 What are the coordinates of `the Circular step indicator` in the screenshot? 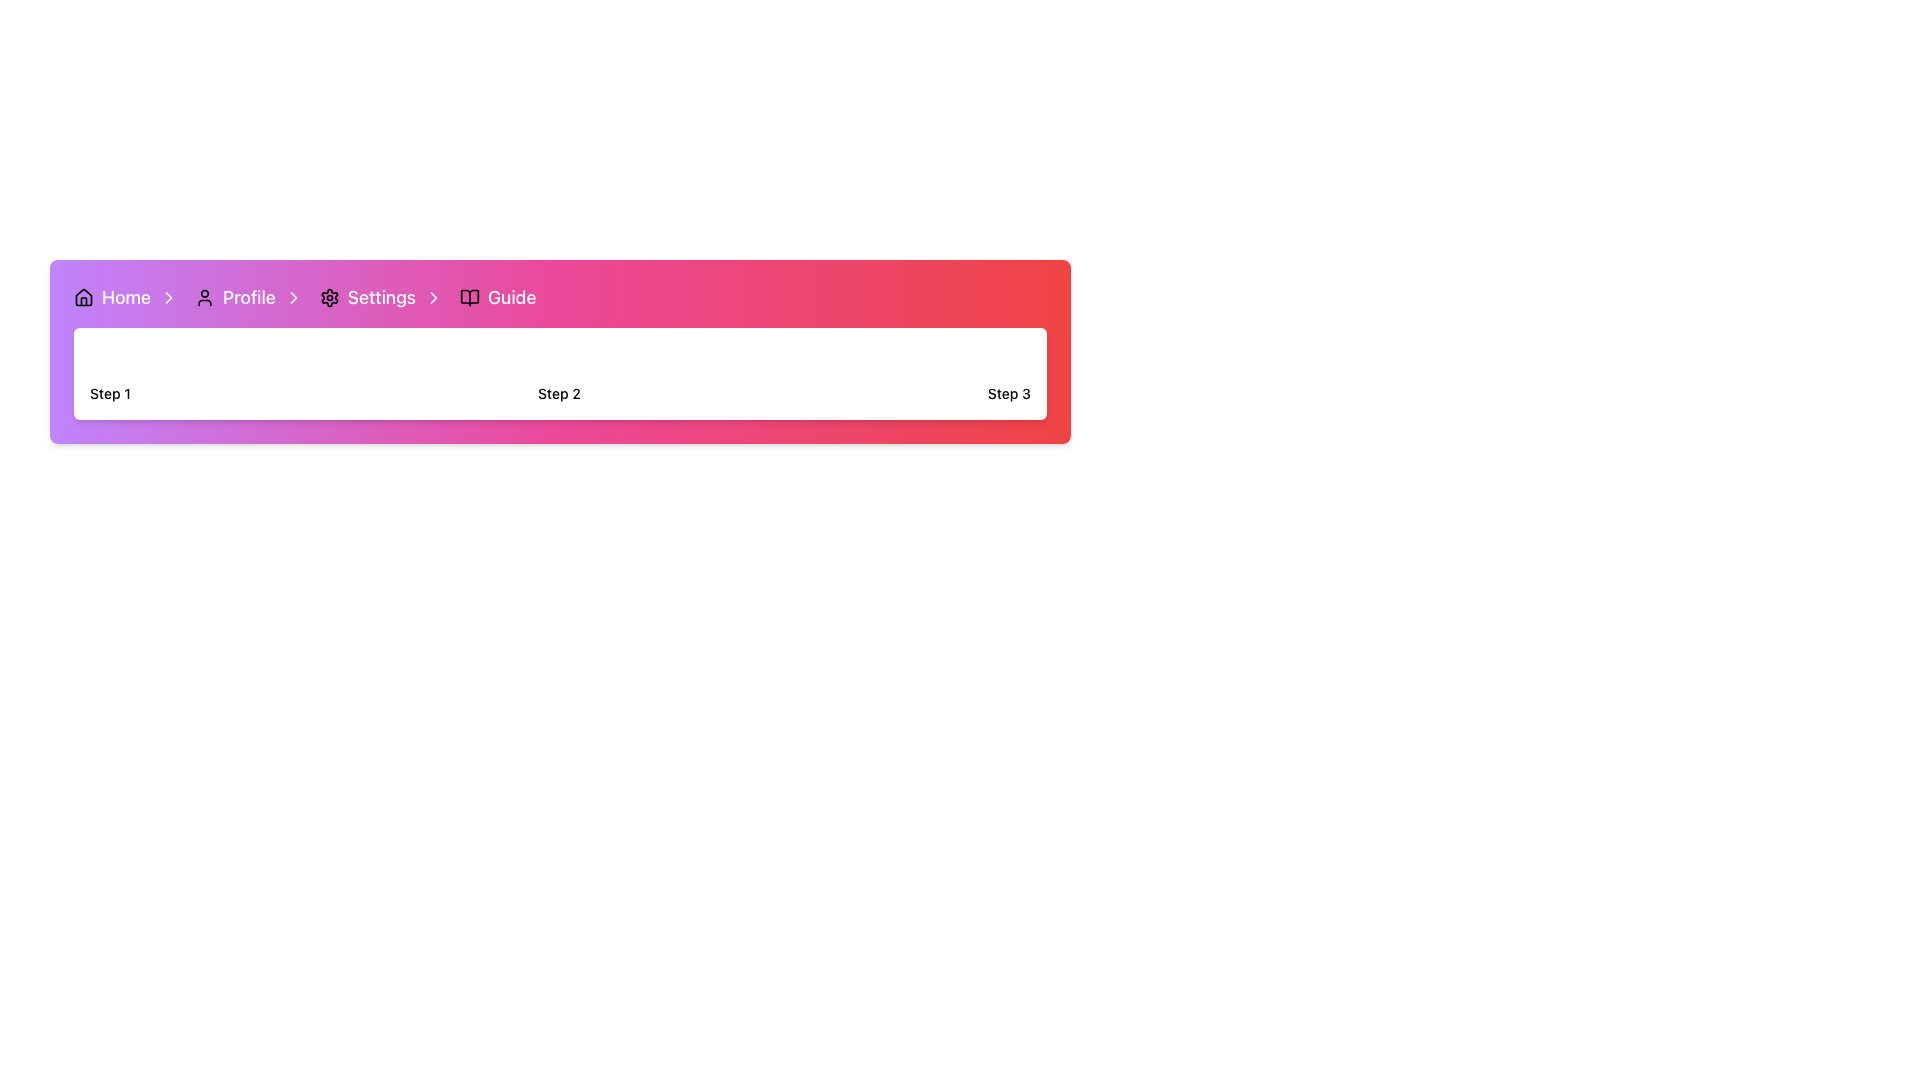 It's located at (559, 358).